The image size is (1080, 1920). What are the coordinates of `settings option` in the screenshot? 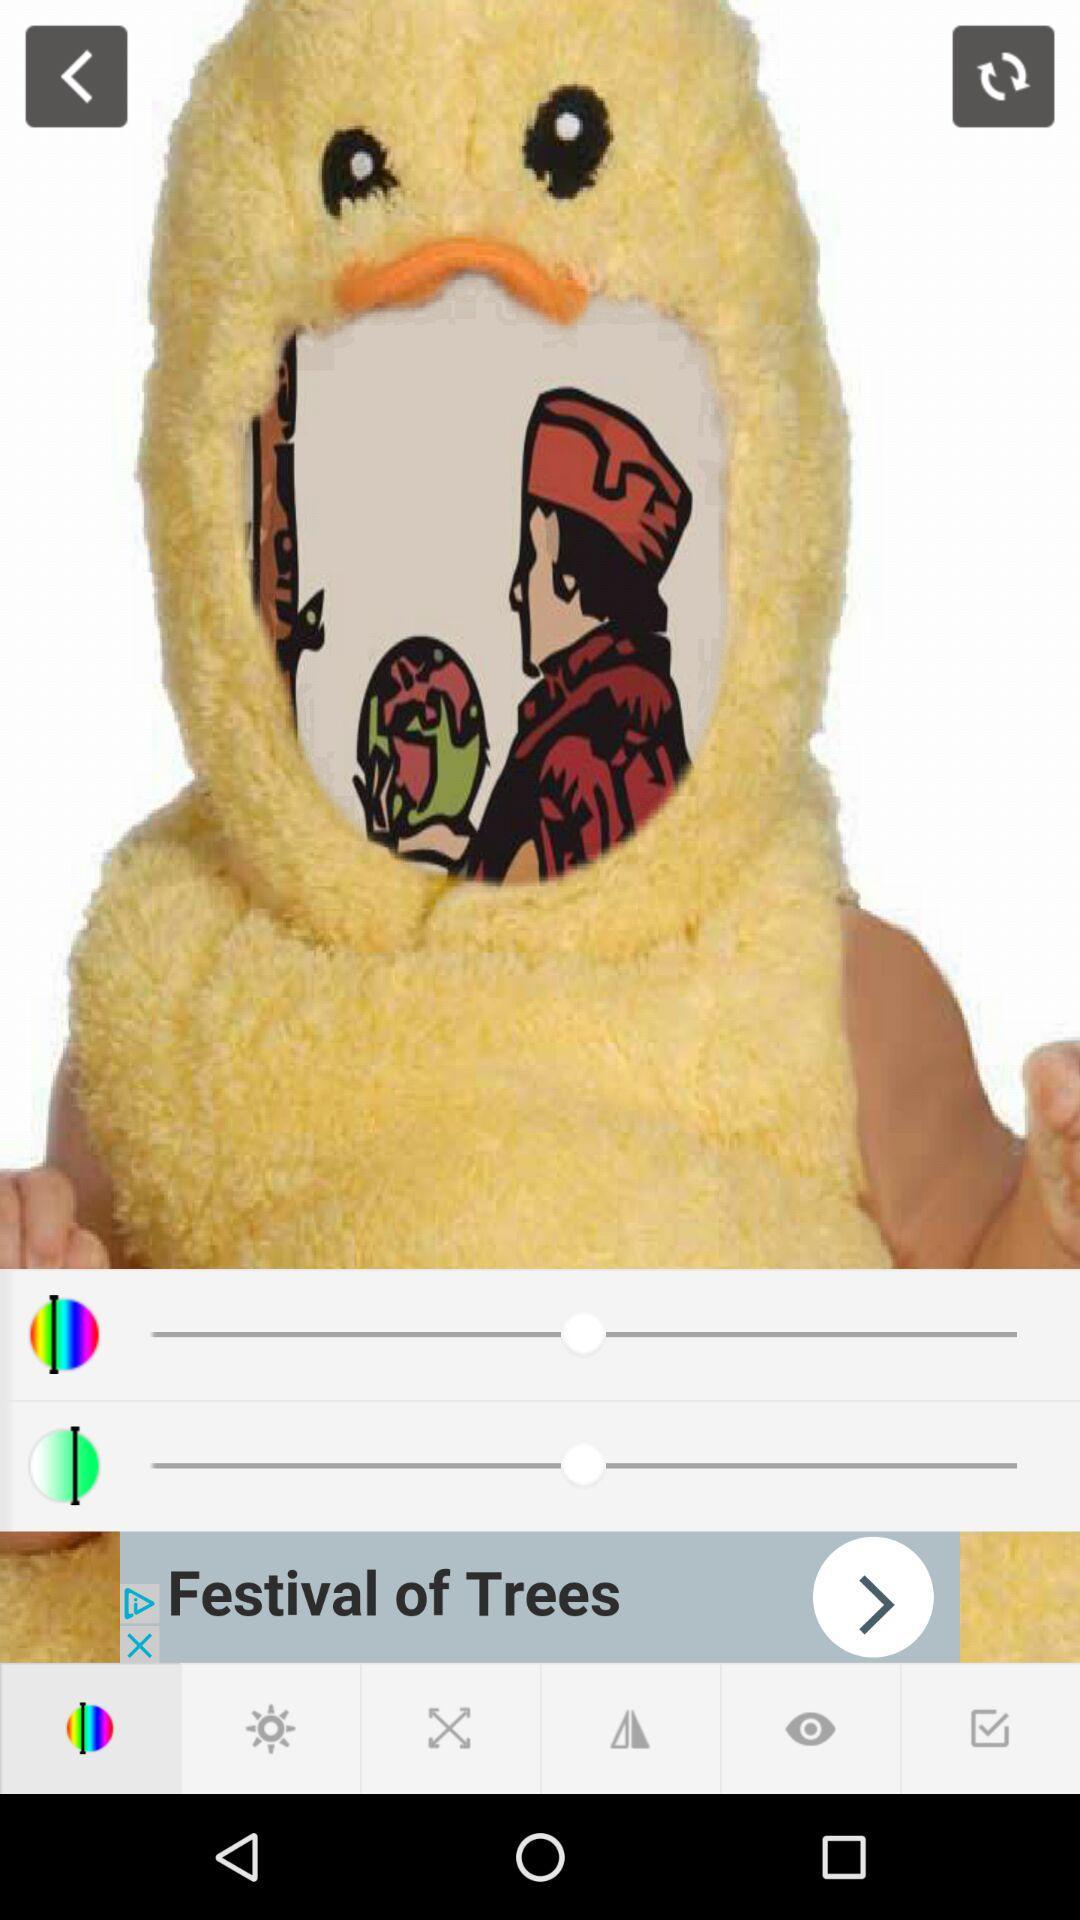 It's located at (270, 1727).